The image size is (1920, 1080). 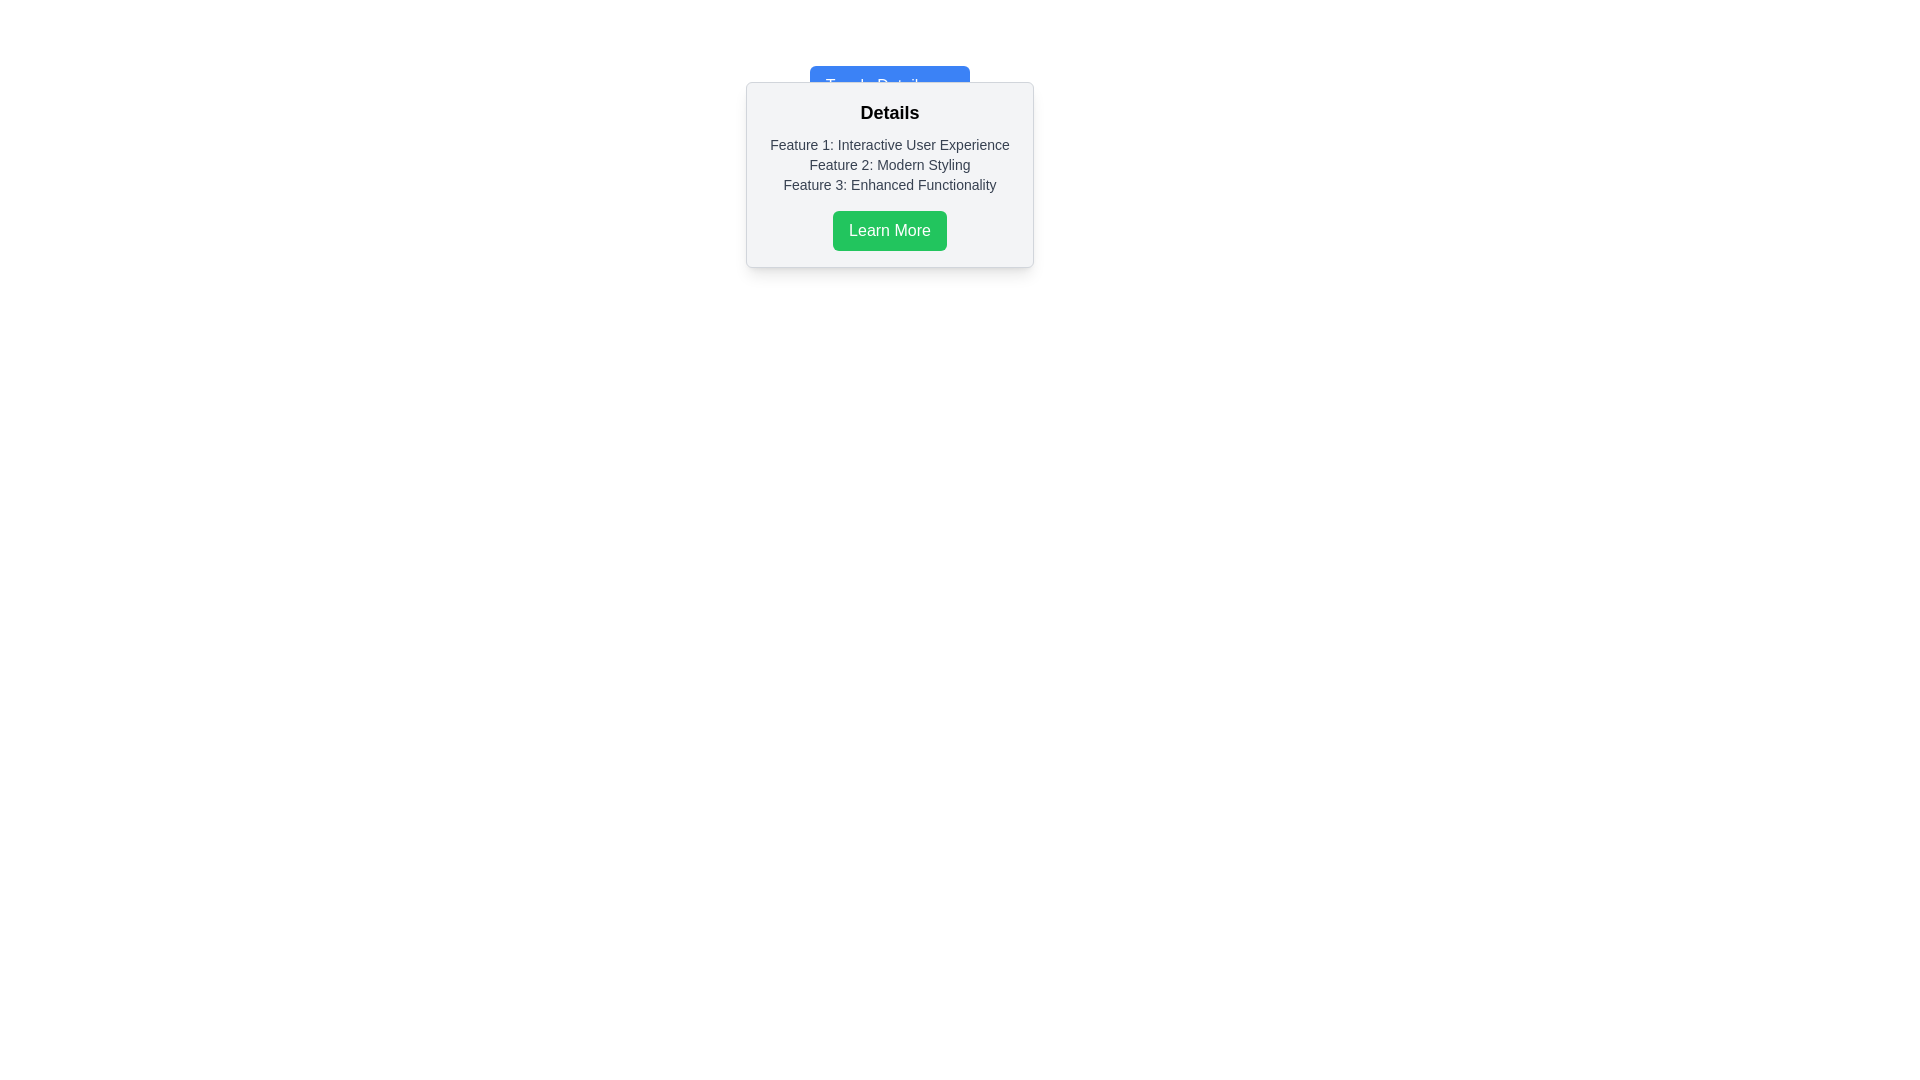 I want to click on the toggle button located at the top of the card that reveals or hides additional details, so click(x=888, y=84).